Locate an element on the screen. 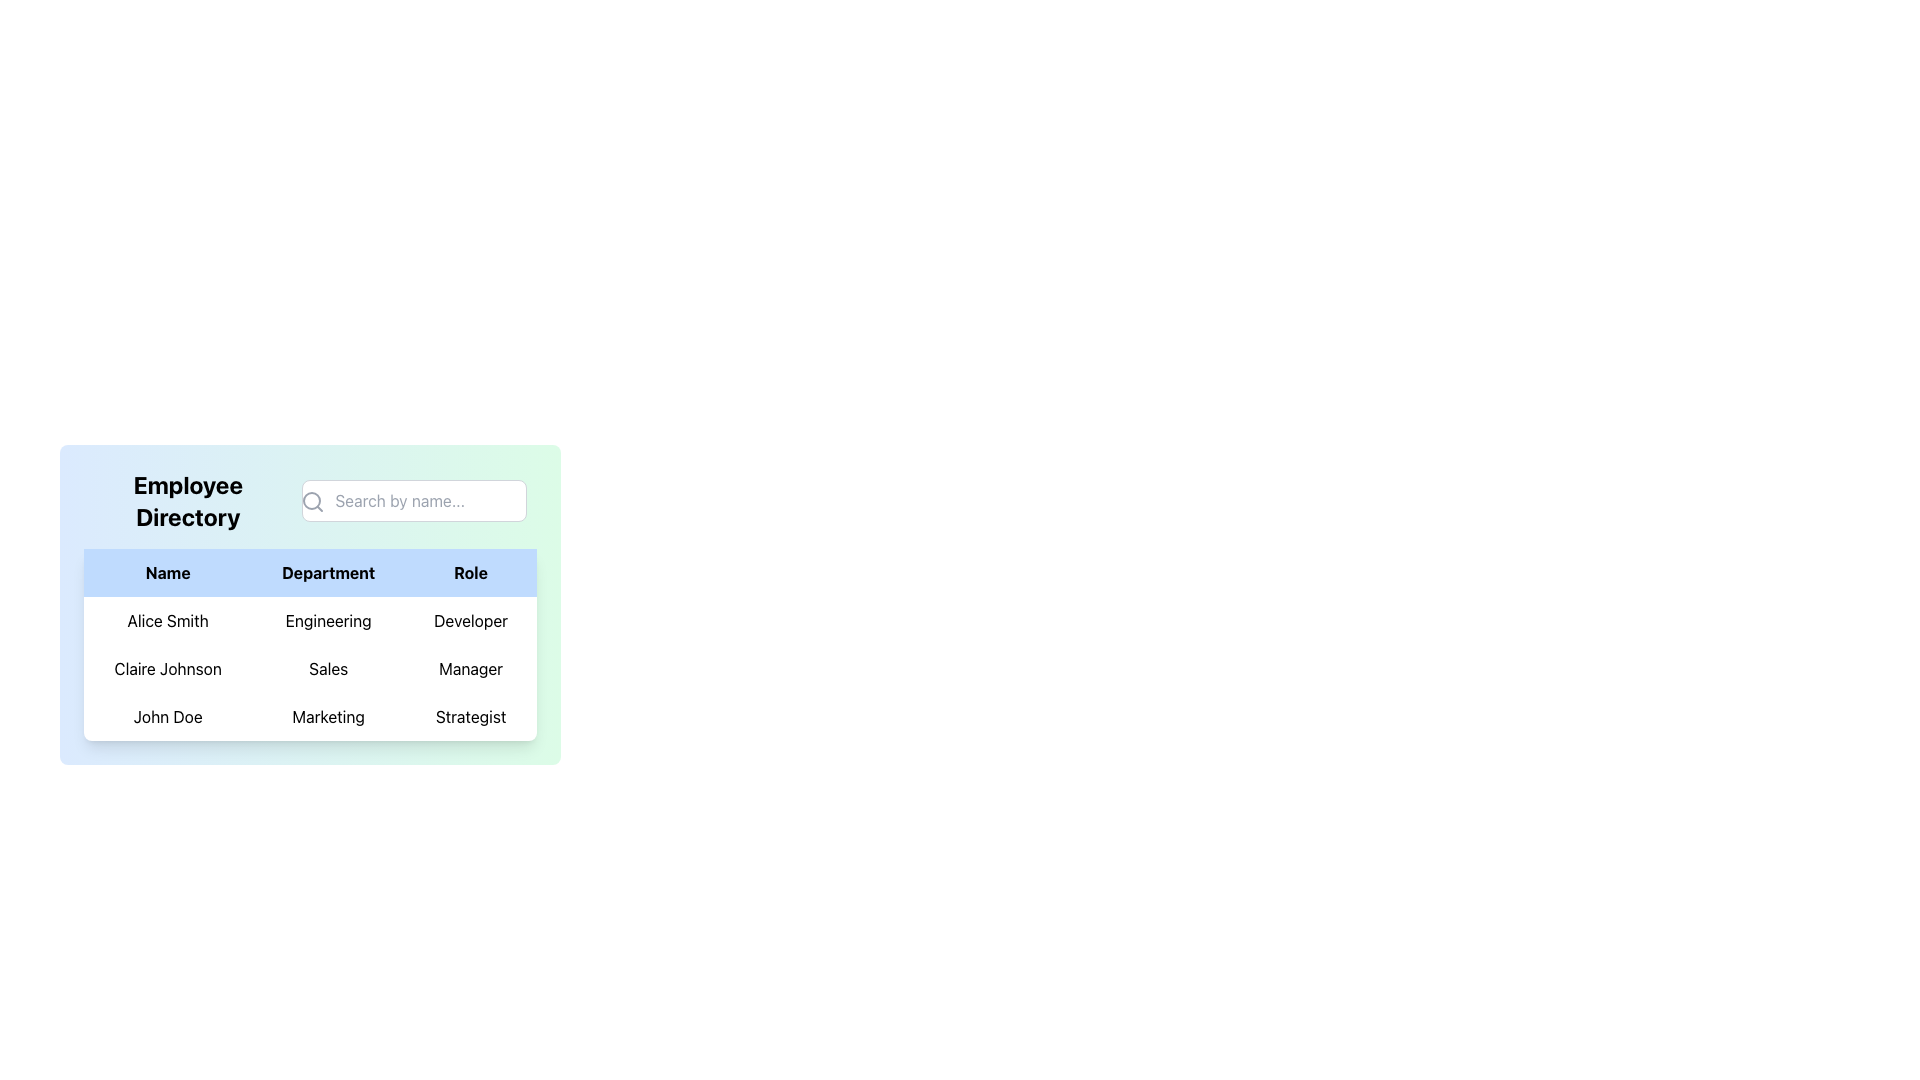 The image size is (1920, 1080). the third row of the employee directory table that displays an individual's name, department, and role is located at coordinates (309, 716).